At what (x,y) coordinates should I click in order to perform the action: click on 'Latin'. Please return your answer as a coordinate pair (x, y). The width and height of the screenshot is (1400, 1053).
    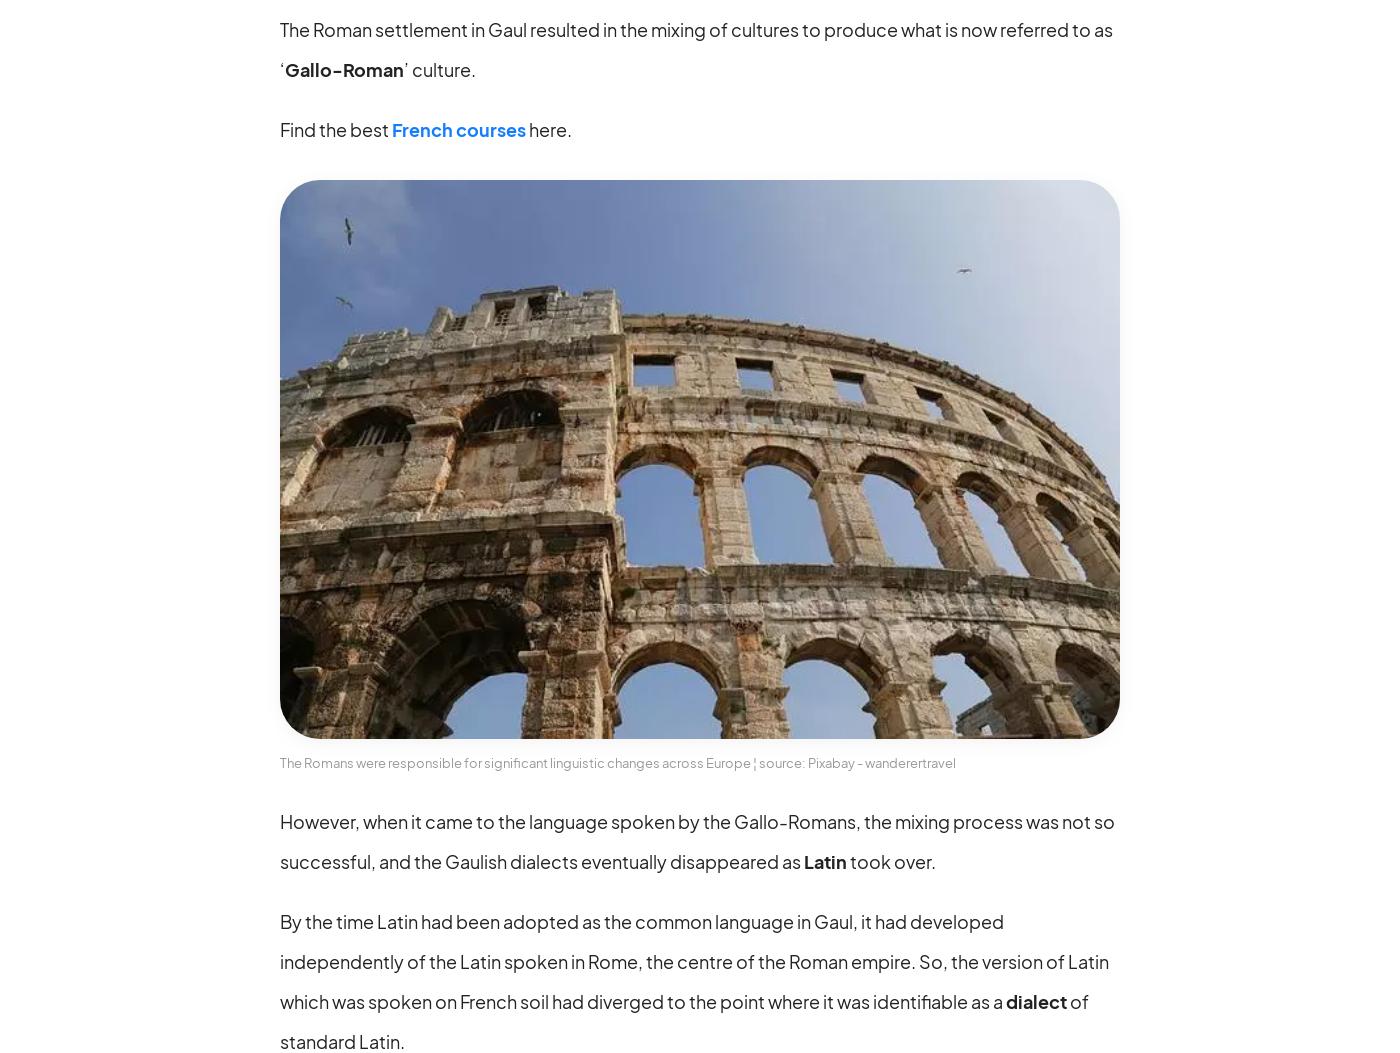
    Looking at the image, I should click on (825, 859).